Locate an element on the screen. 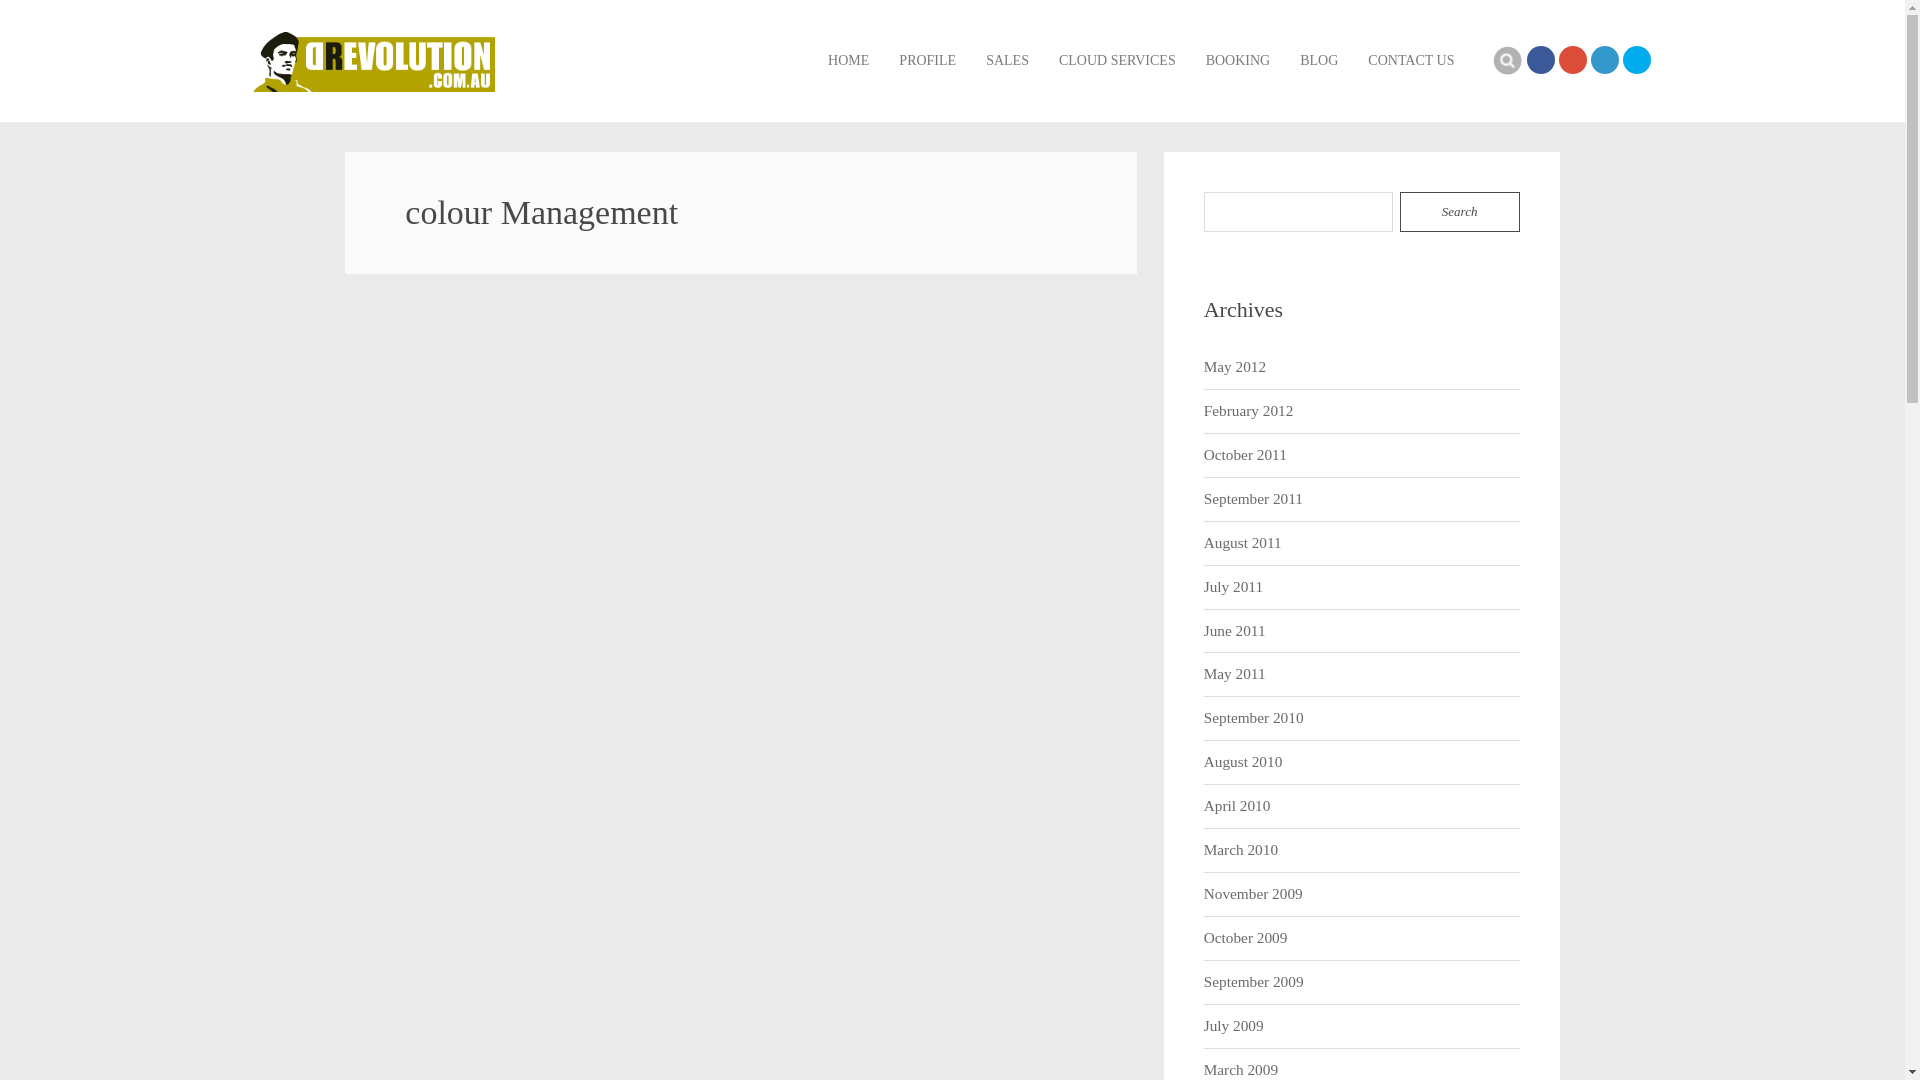 The width and height of the screenshot is (1920, 1080). 'June 2011' is located at coordinates (1233, 631).